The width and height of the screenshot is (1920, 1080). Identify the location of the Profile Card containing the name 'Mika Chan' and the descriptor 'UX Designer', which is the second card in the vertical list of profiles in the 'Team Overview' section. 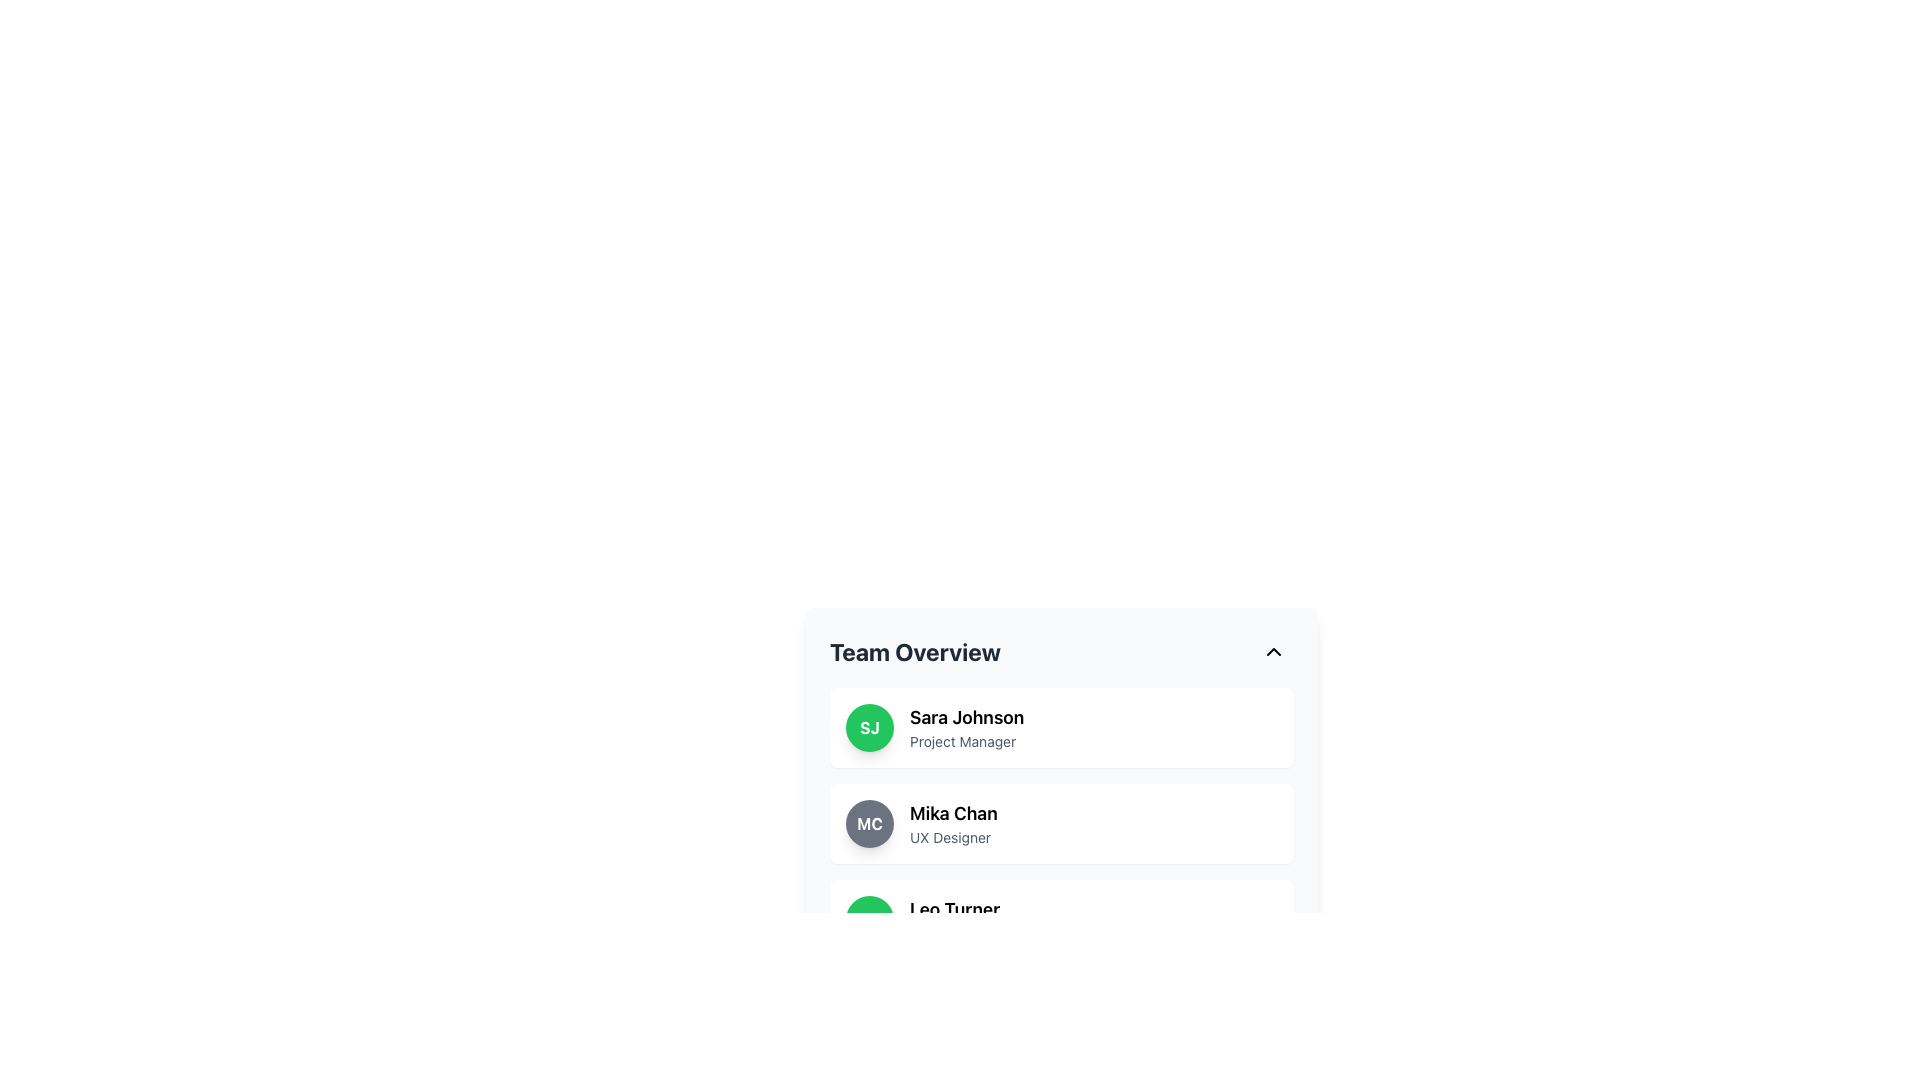
(1060, 824).